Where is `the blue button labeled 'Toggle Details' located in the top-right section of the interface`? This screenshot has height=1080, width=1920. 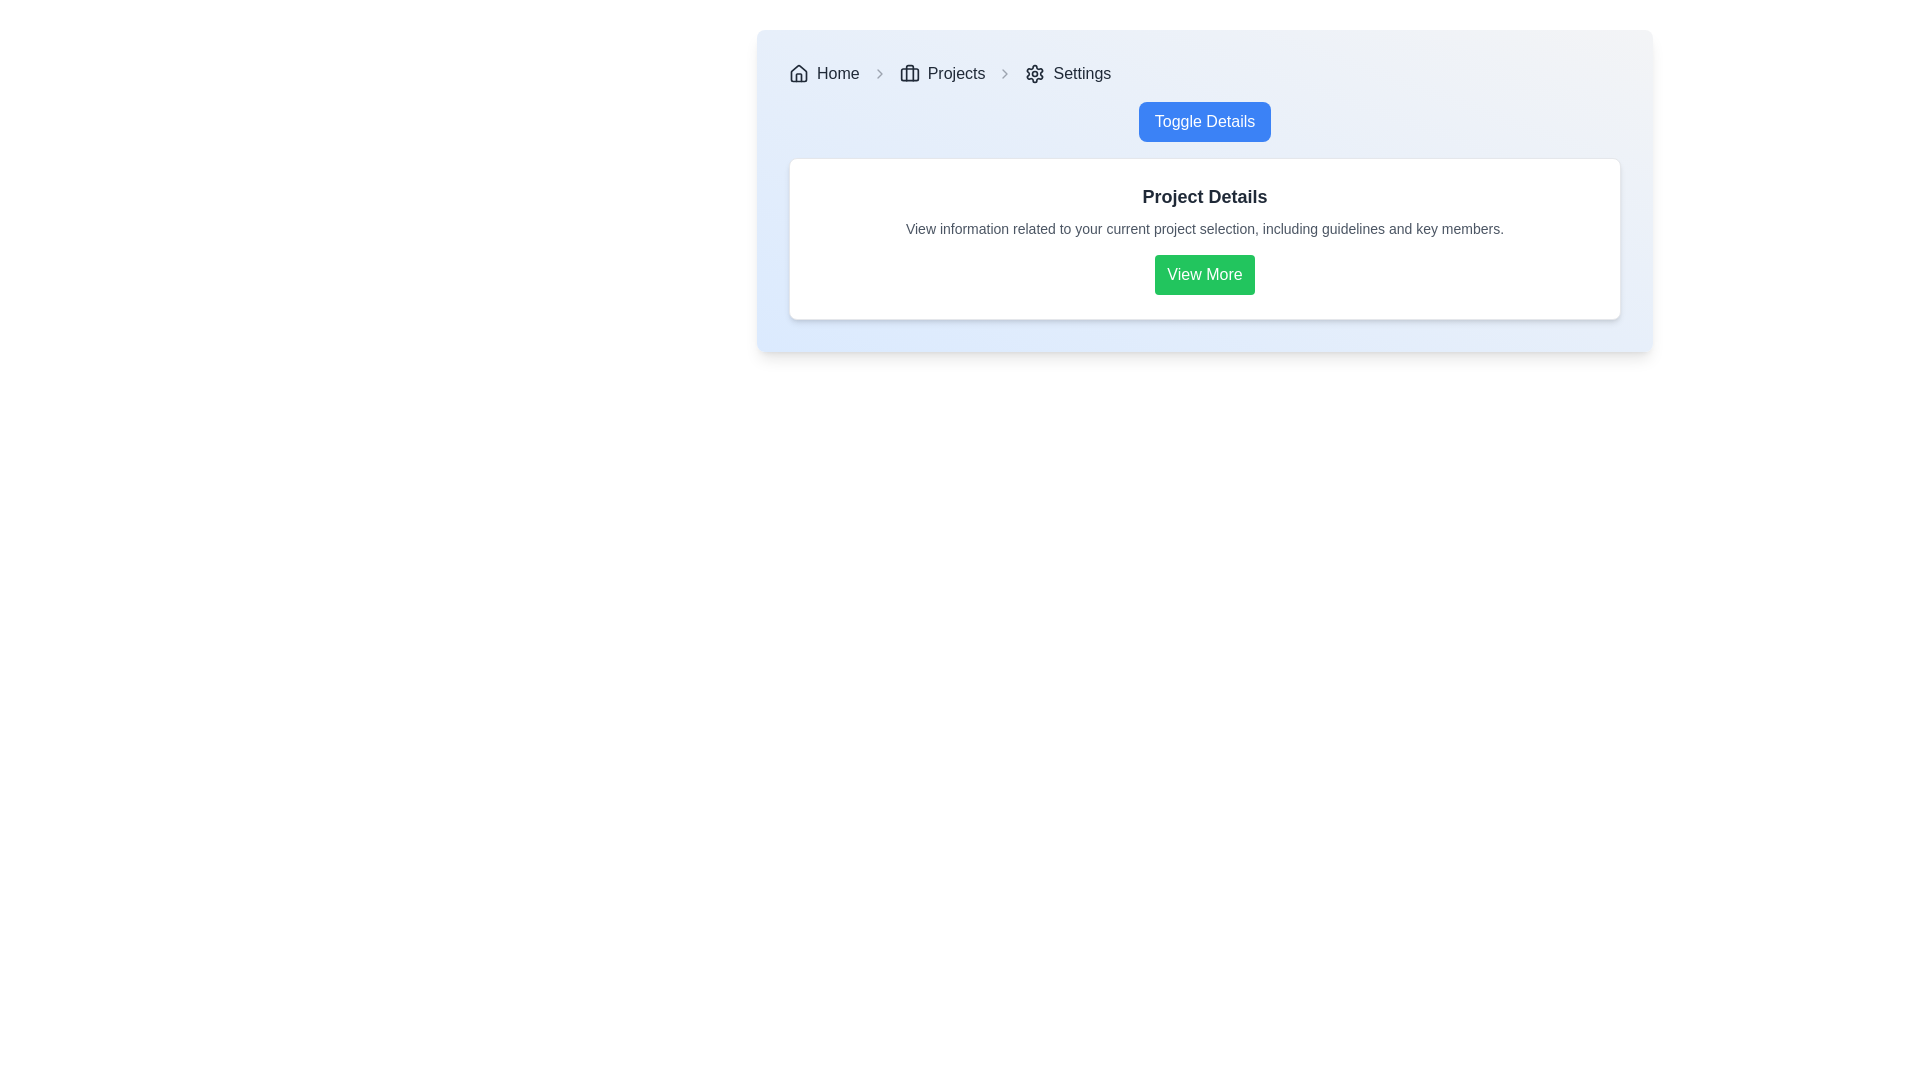
the blue button labeled 'Toggle Details' located in the top-right section of the interface is located at coordinates (1203, 122).